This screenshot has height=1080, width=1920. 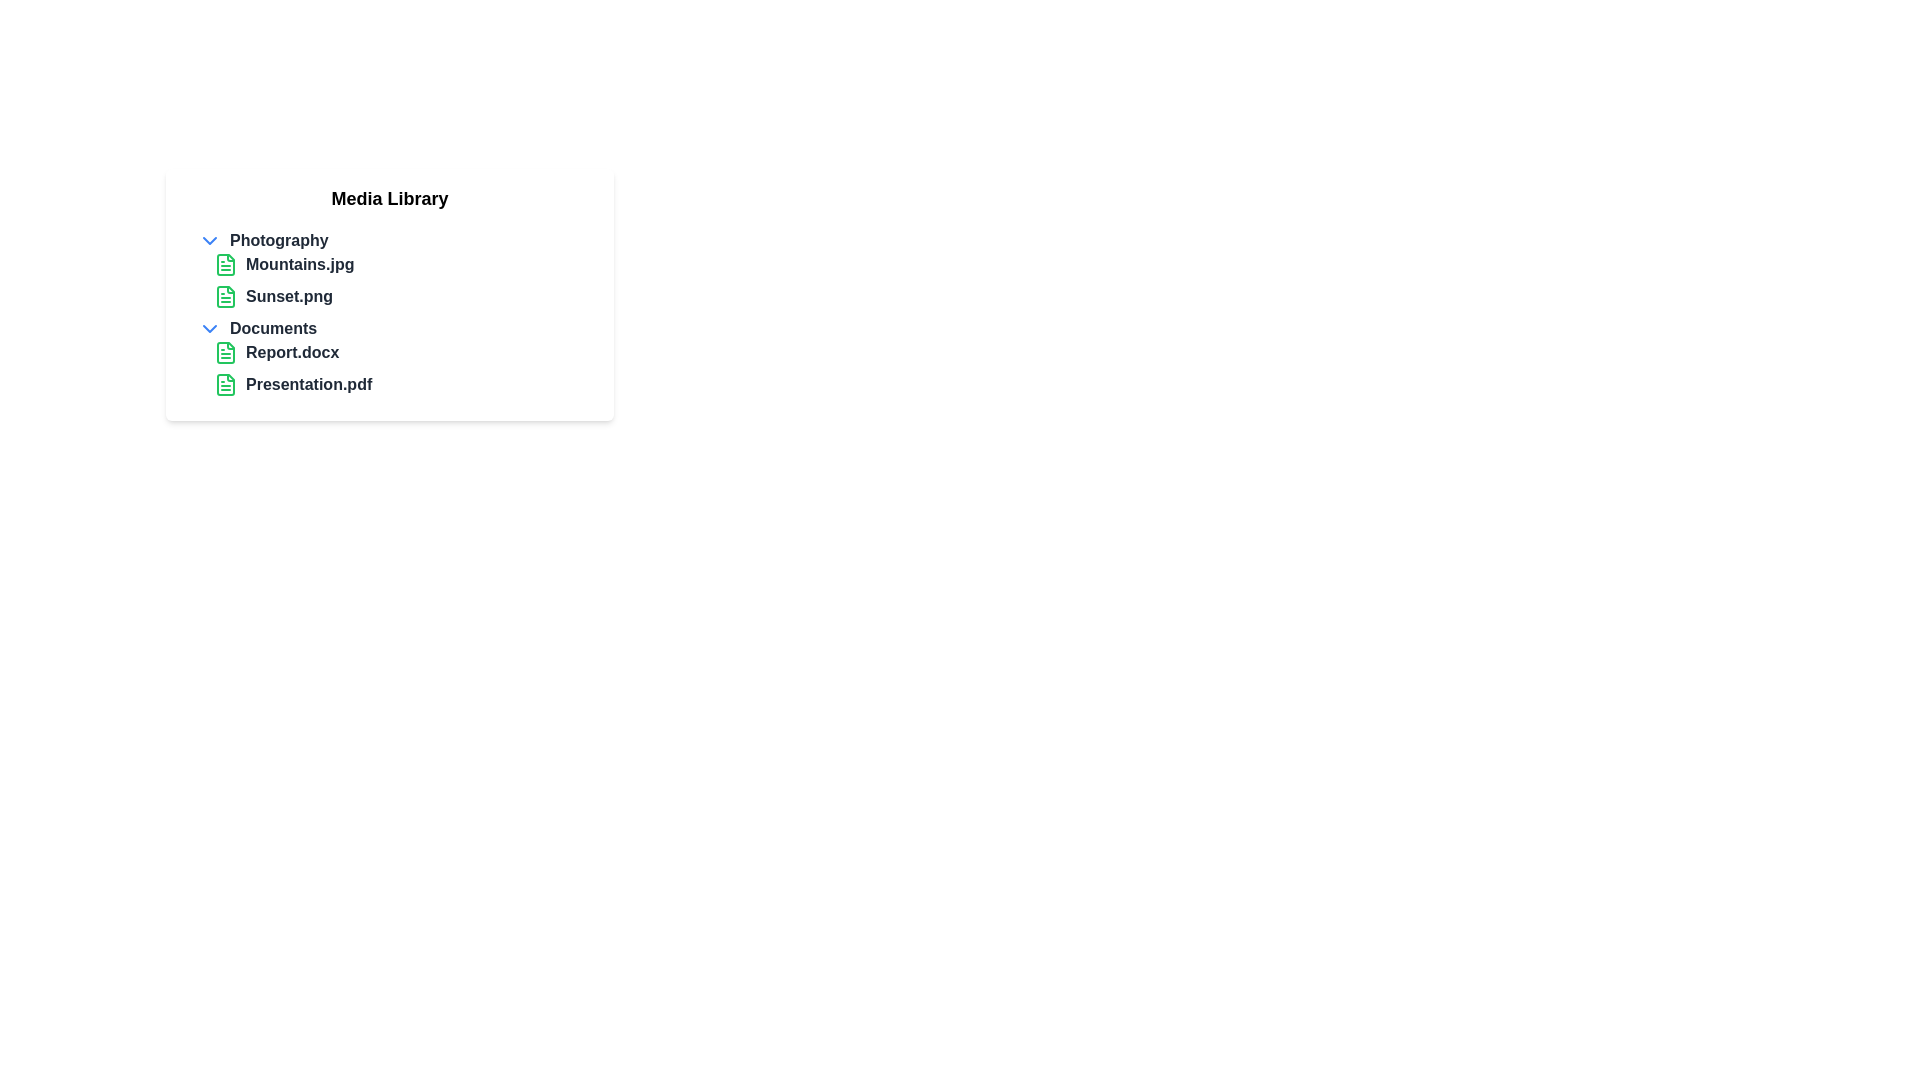 I want to click on the text label for the file named 'Presentation.pdf', so click(x=308, y=385).